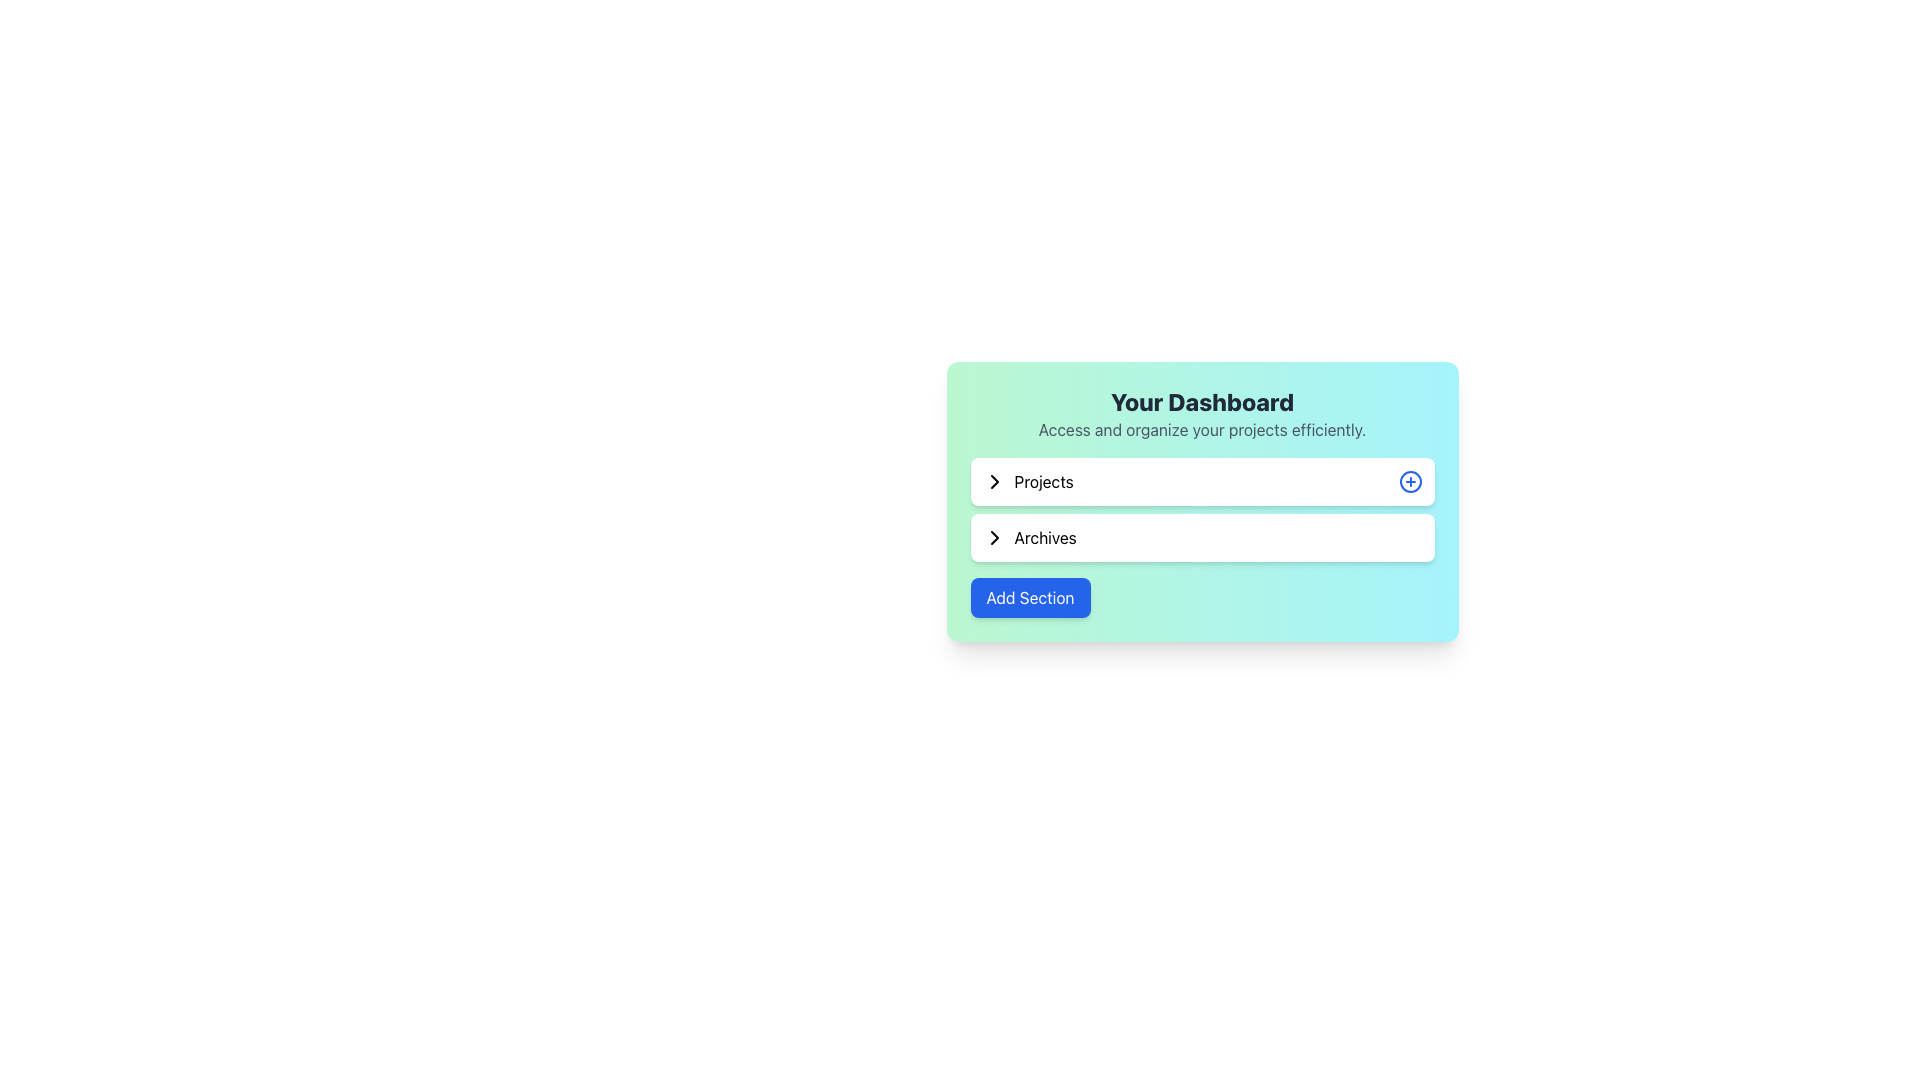 Image resolution: width=1920 pixels, height=1080 pixels. I want to click on the graphical circle of the 'expand' or 'plus' icon for the 'Projects' dropdown, indicating its expandable functionality, so click(1409, 482).